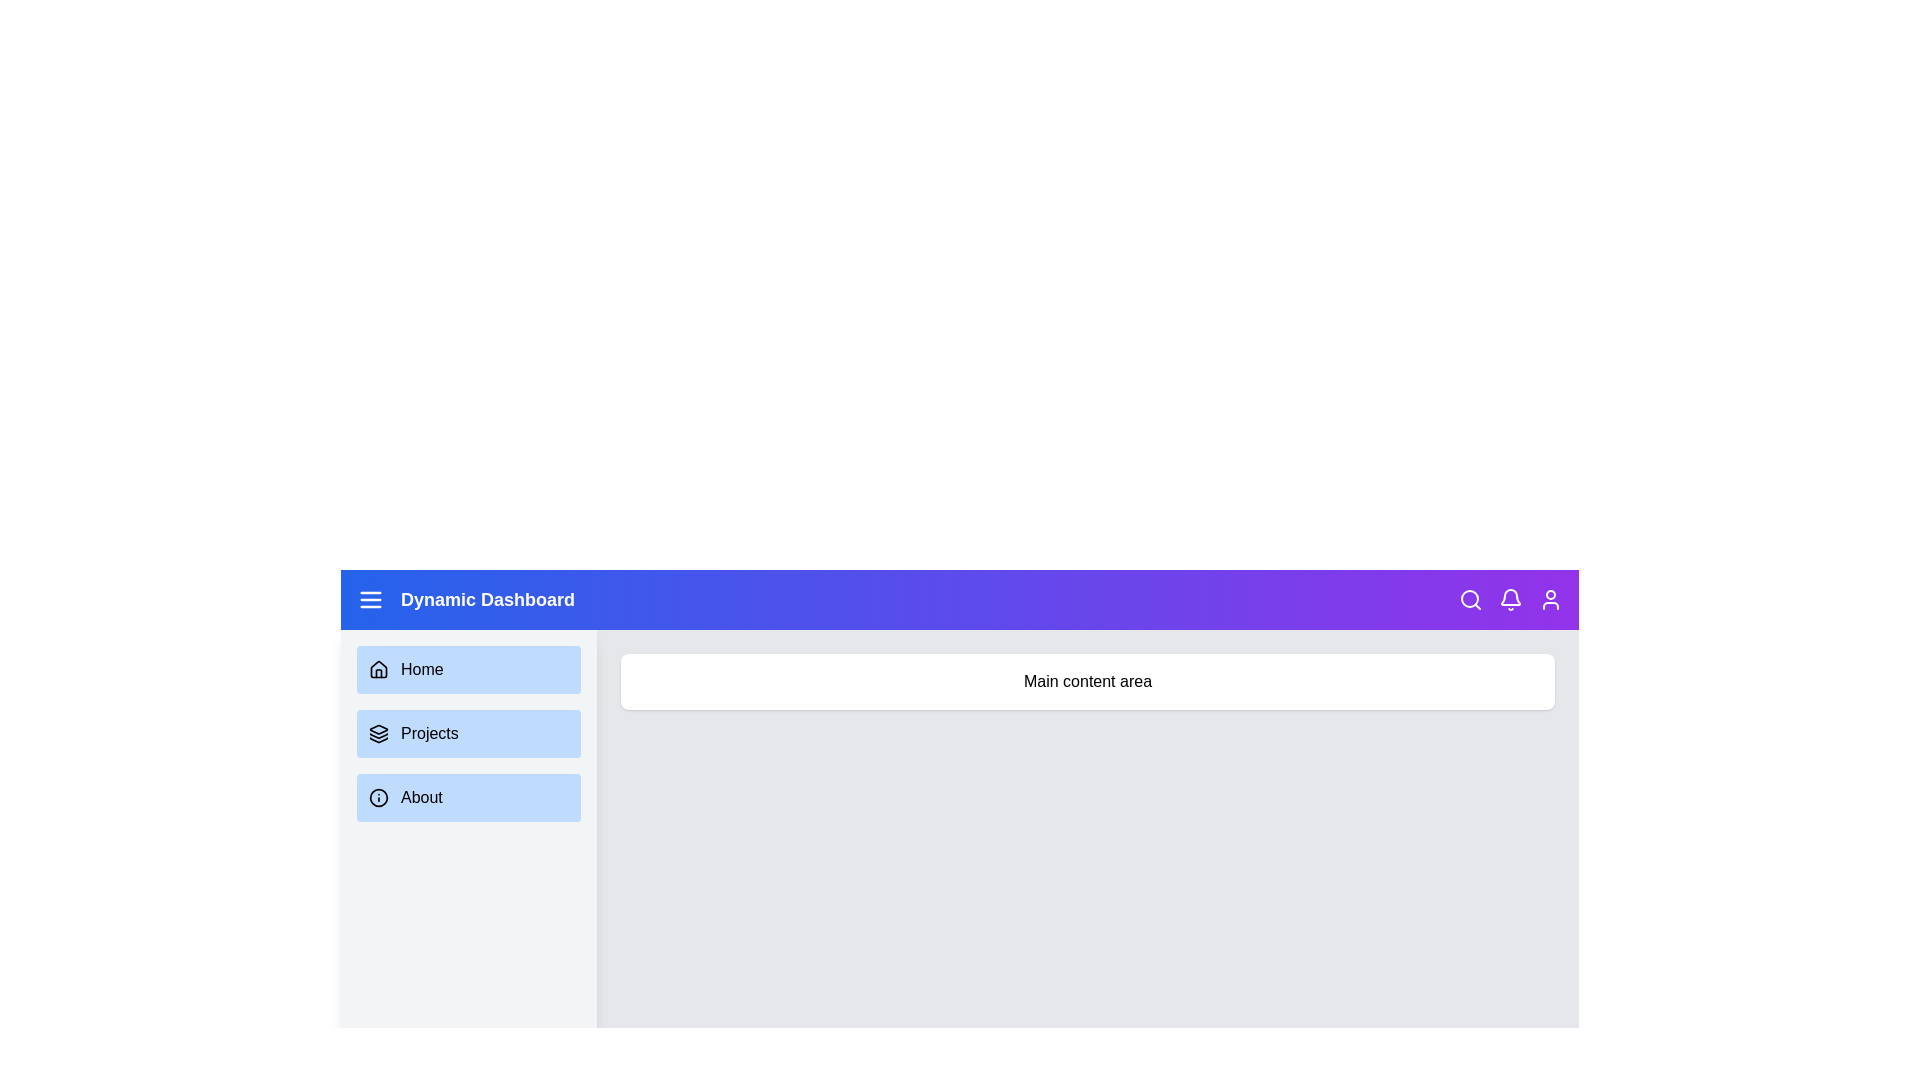 This screenshot has height=1080, width=1920. What do you see at coordinates (468, 670) in the screenshot?
I see `the navigation item Home to navigate to the respective section` at bounding box center [468, 670].